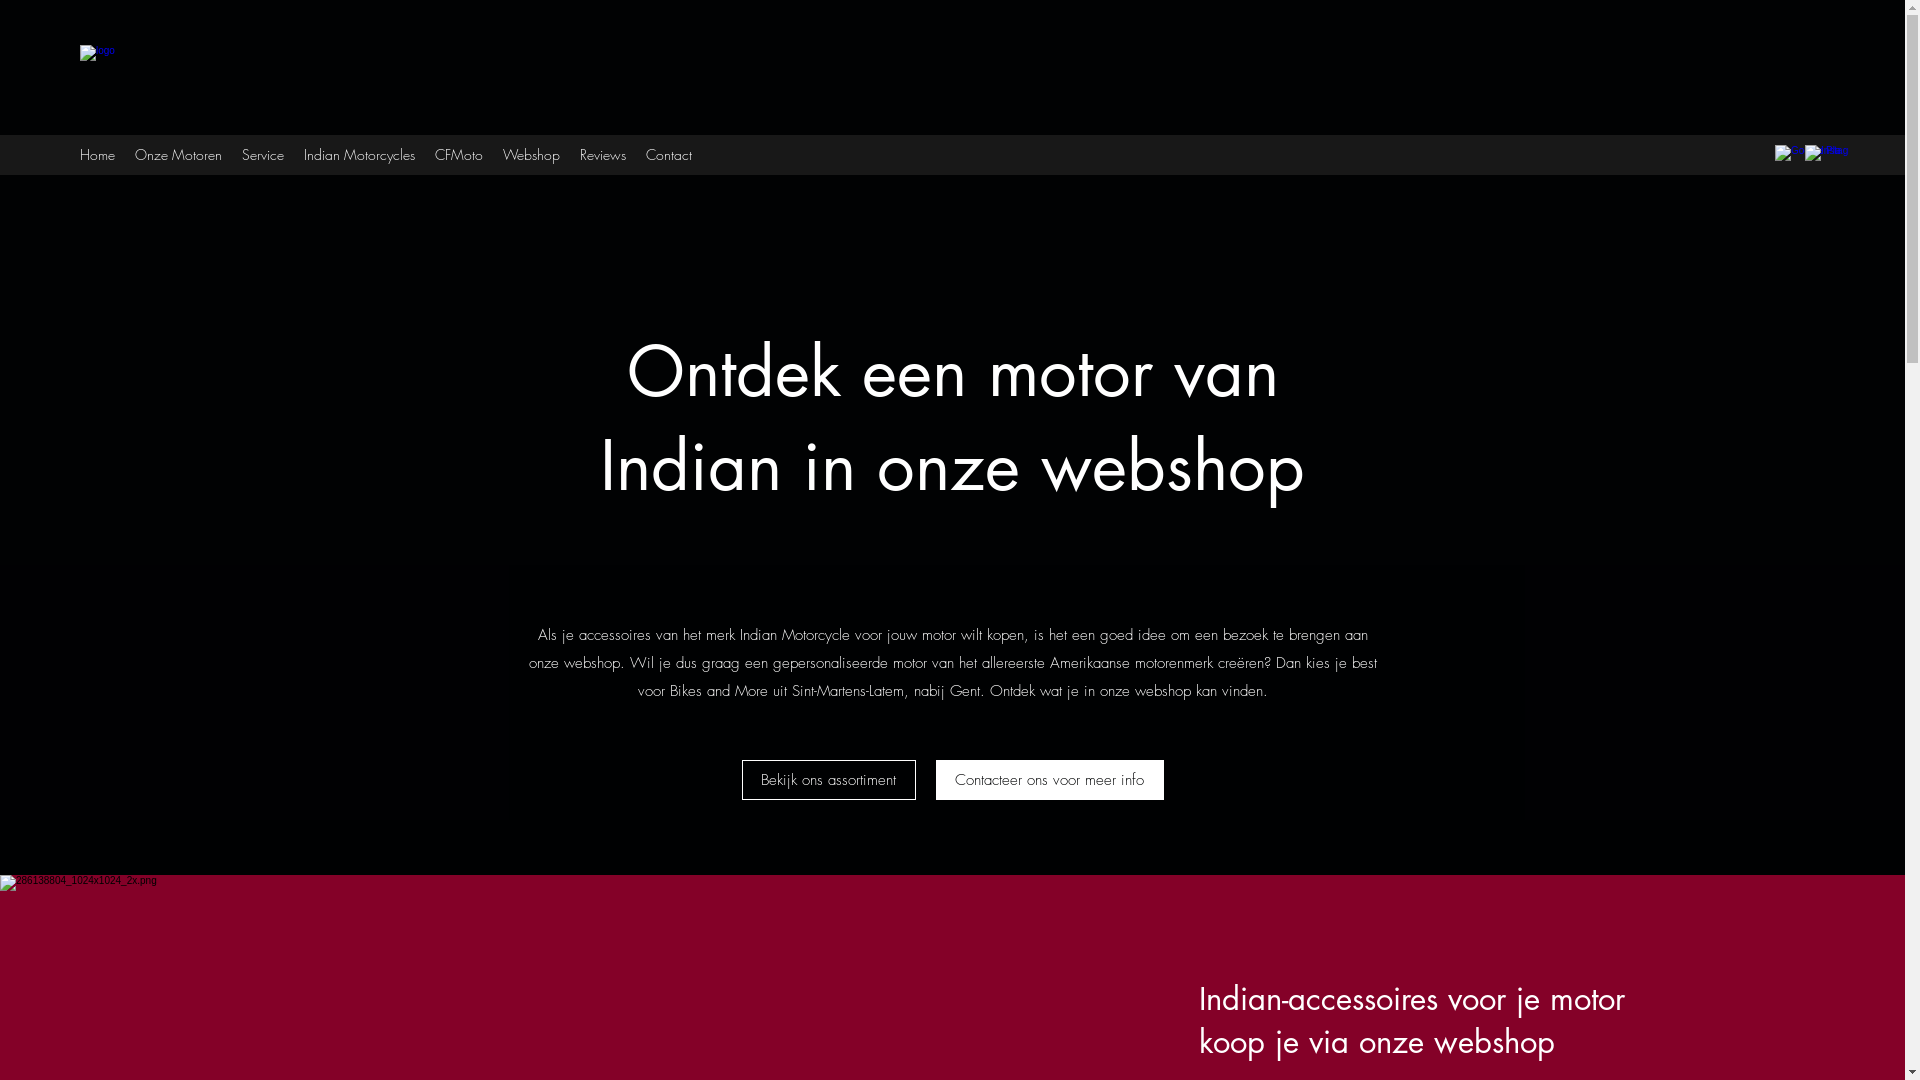 The width and height of the screenshot is (1920, 1080). Describe the element at coordinates (829, 778) in the screenshot. I see `'Bekijk ons assortiment'` at that location.